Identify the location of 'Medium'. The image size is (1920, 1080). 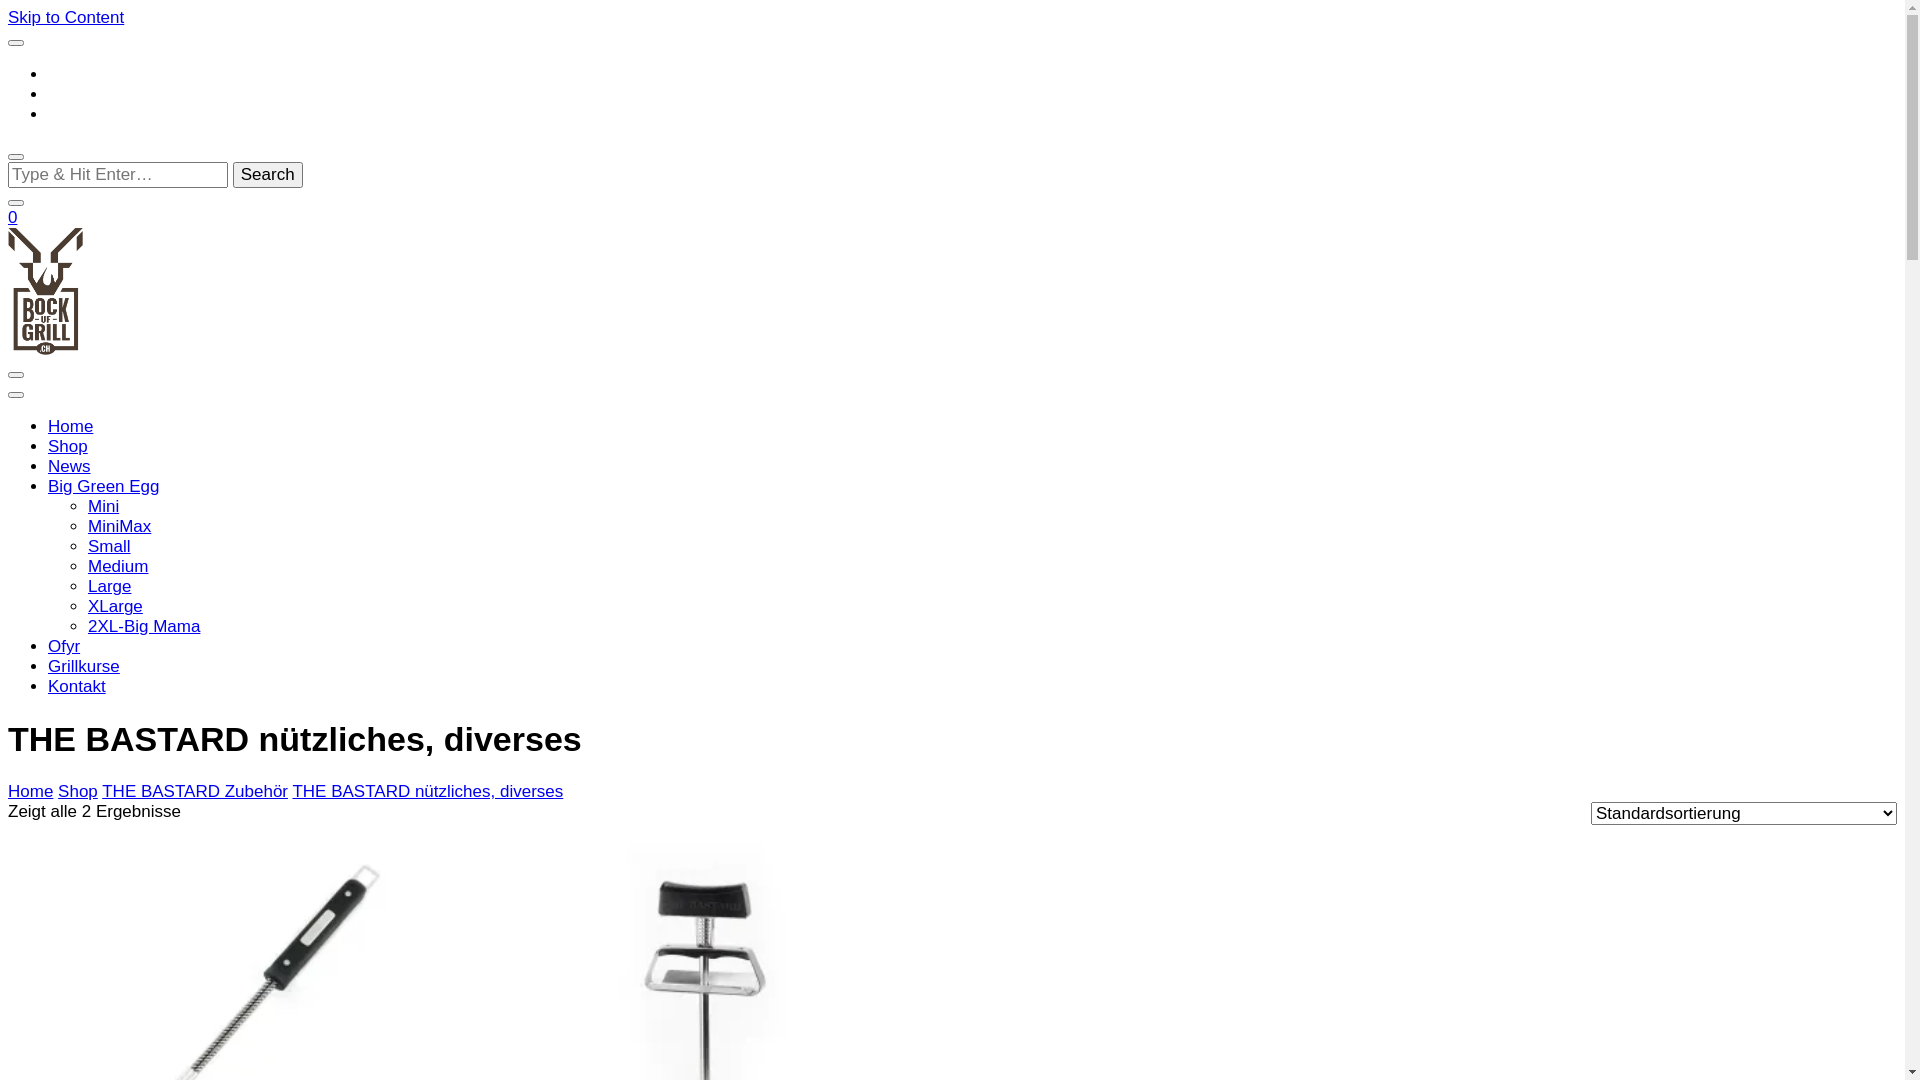
(117, 566).